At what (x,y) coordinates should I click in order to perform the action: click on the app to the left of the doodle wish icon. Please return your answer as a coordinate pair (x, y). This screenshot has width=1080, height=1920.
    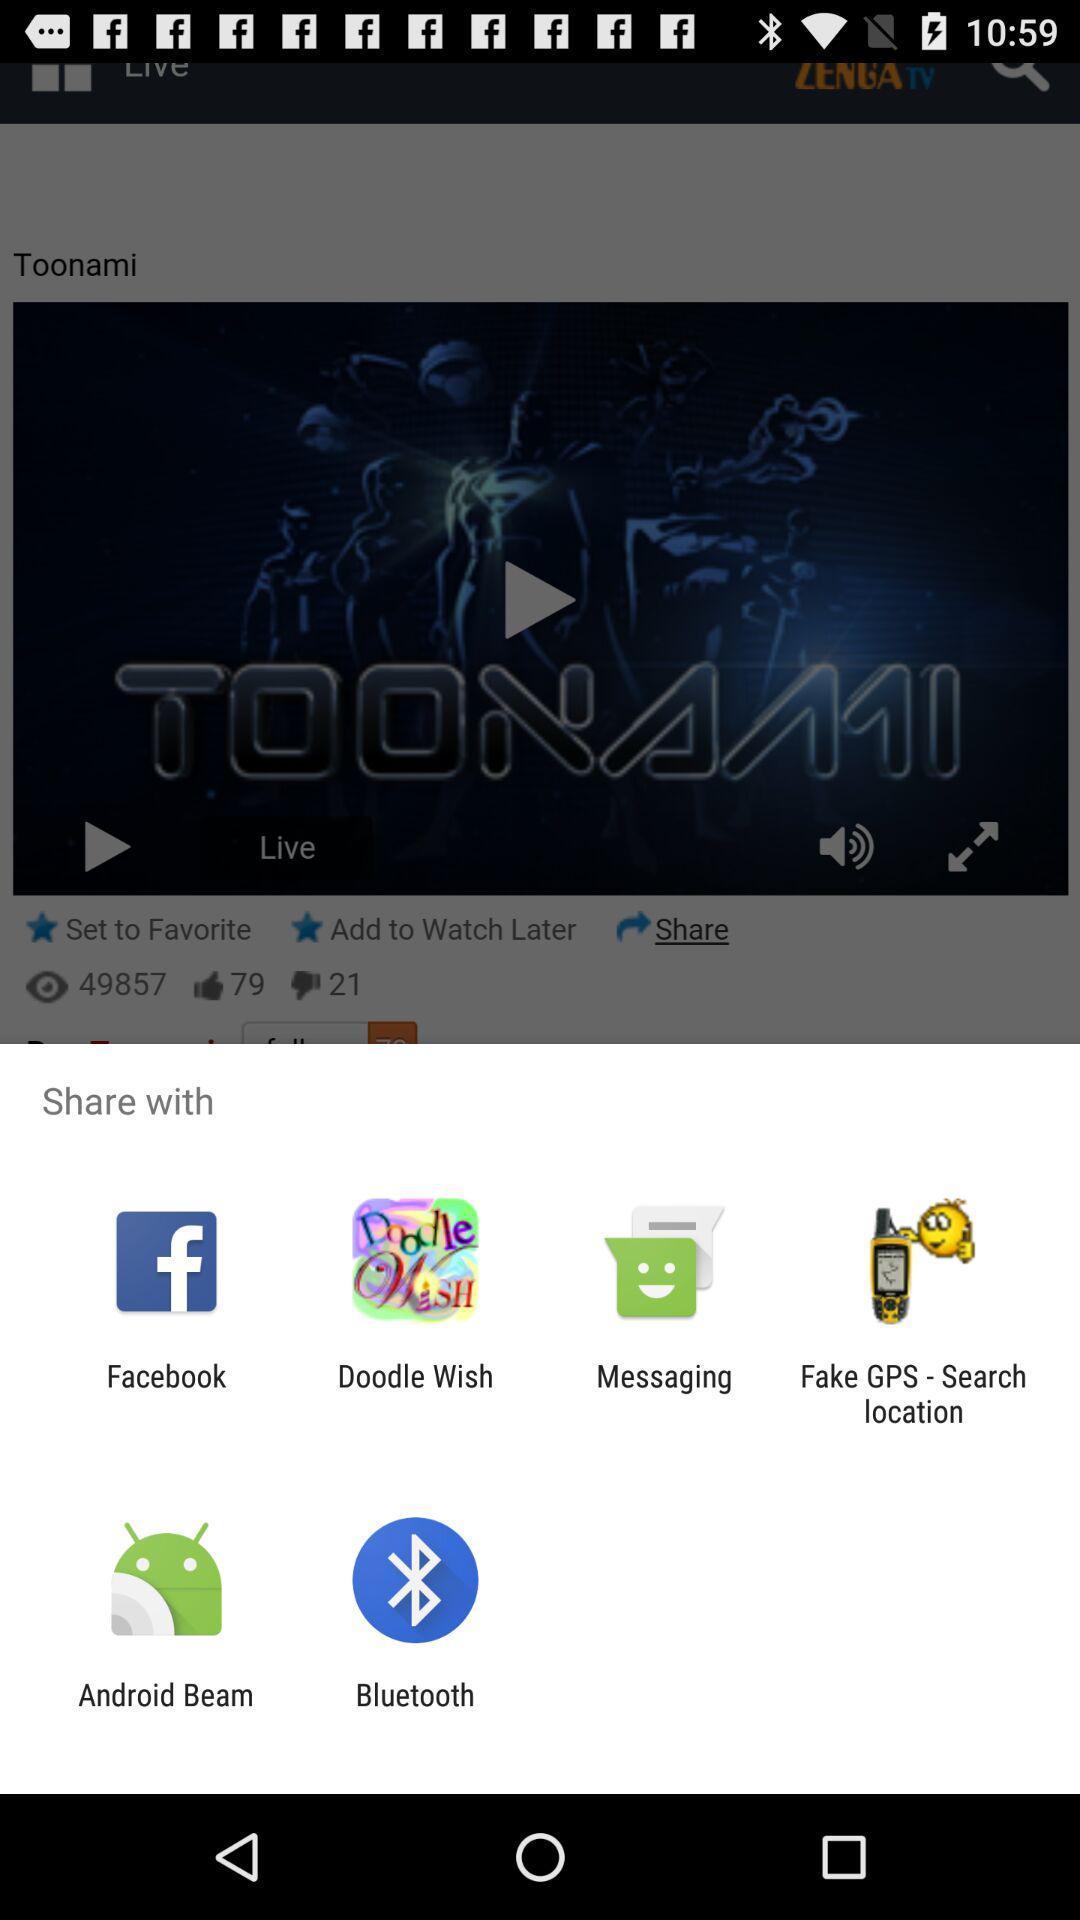
    Looking at the image, I should click on (165, 1392).